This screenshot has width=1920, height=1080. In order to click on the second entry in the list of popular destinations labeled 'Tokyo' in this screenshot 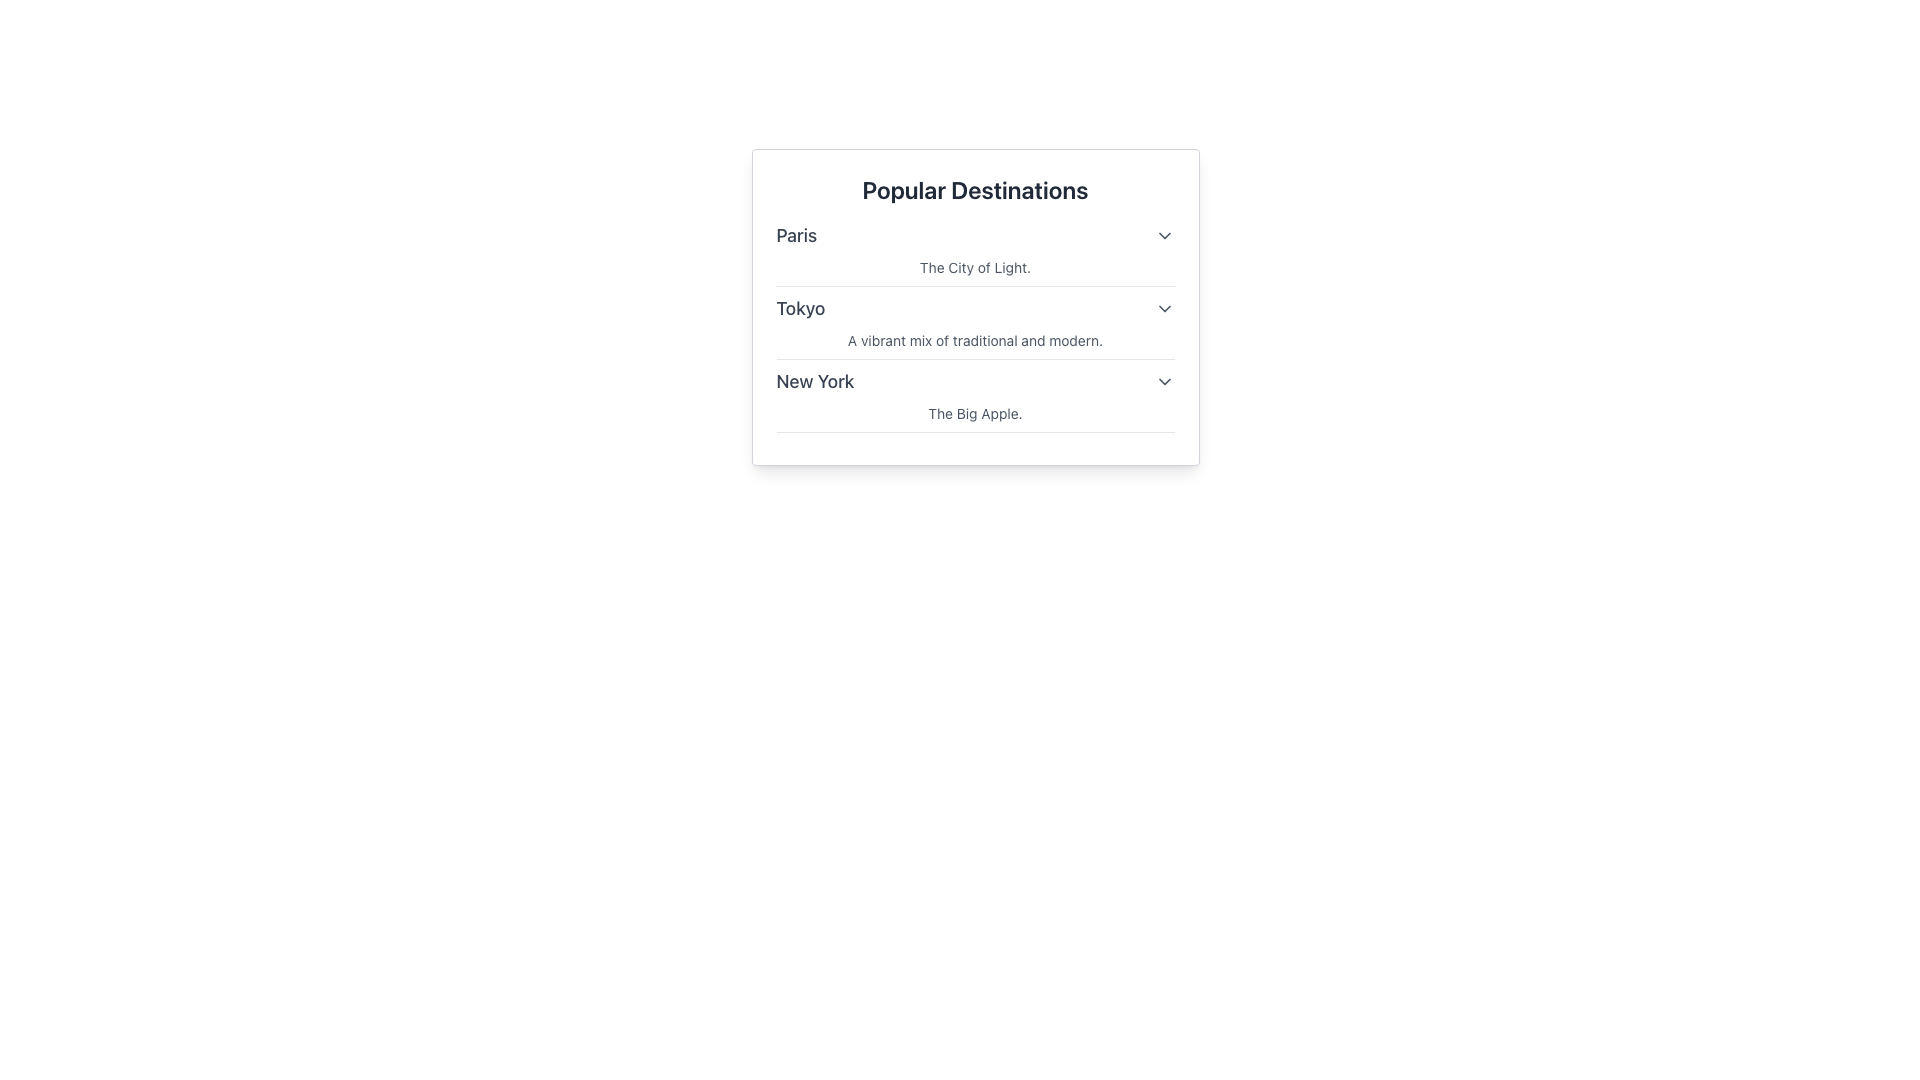, I will do `click(975, 326)`.